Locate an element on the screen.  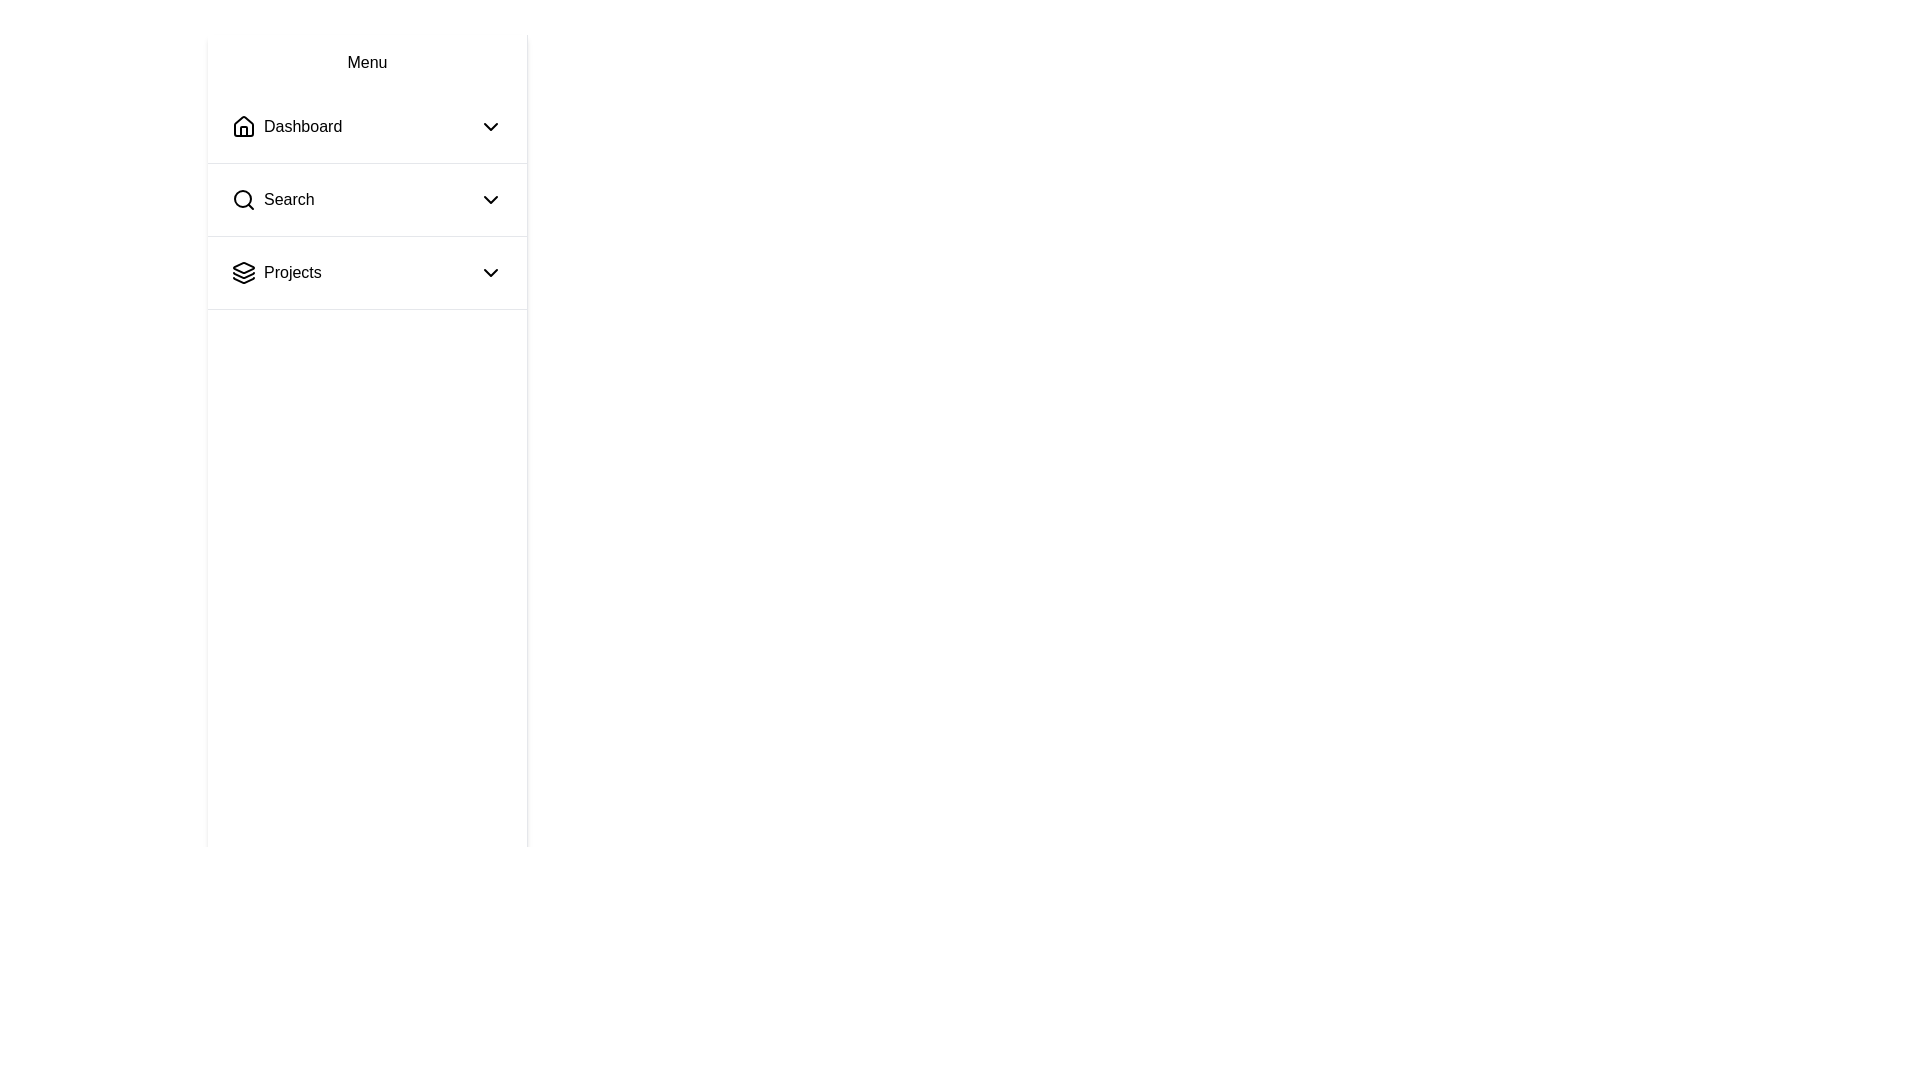
the 'Projects' menu item, which is the third entry in the navigation menu, displaying the word 'Projects' with icons on either side is located at coordinates (367, 273).